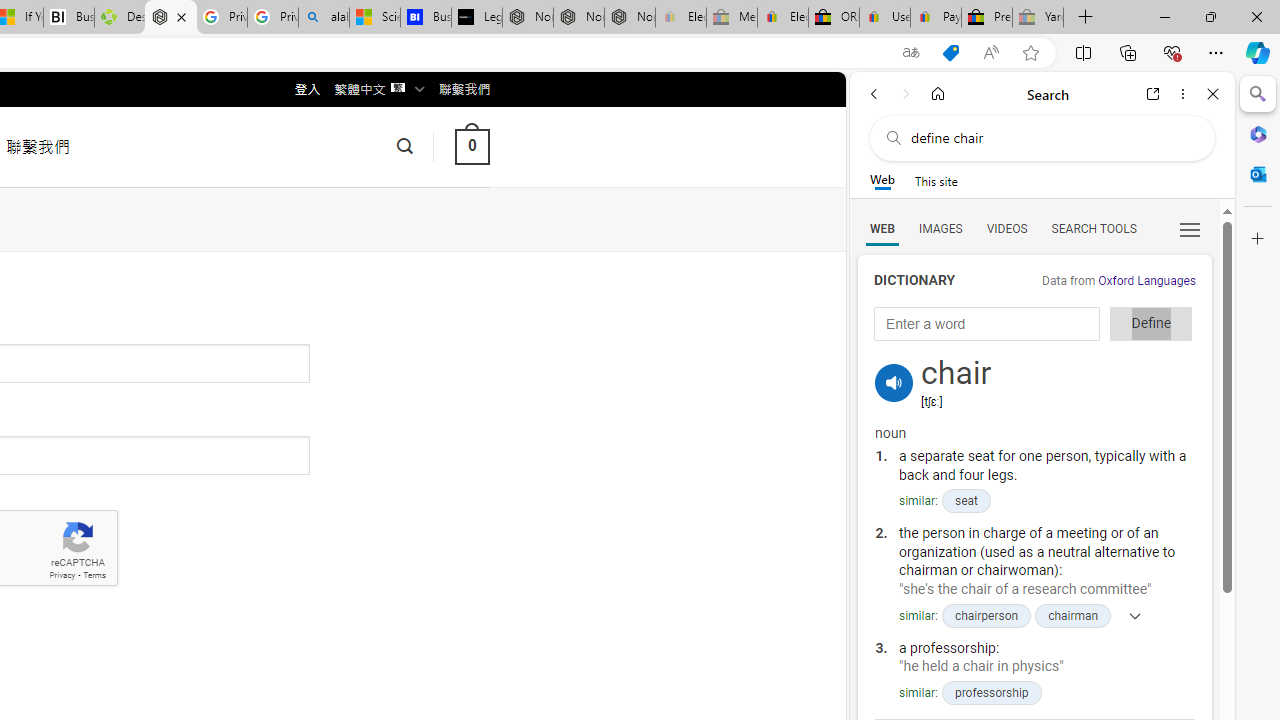  What do you see at coordinates (324, 17) in the screenshot?
I see `'alabama high school quarterback dies - Search'` at bounding box center [324, 17].